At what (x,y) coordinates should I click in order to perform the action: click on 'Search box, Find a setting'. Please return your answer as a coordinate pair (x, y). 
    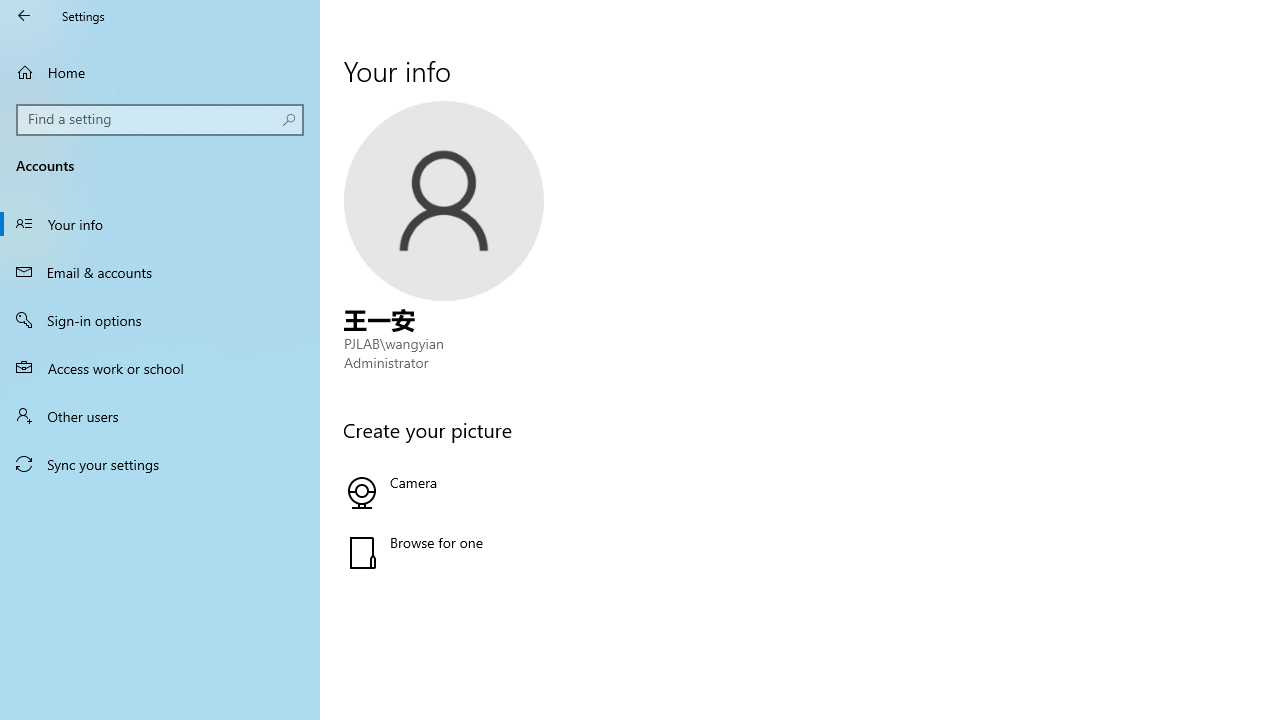
    Looking at the image, I should click on (160, 119).